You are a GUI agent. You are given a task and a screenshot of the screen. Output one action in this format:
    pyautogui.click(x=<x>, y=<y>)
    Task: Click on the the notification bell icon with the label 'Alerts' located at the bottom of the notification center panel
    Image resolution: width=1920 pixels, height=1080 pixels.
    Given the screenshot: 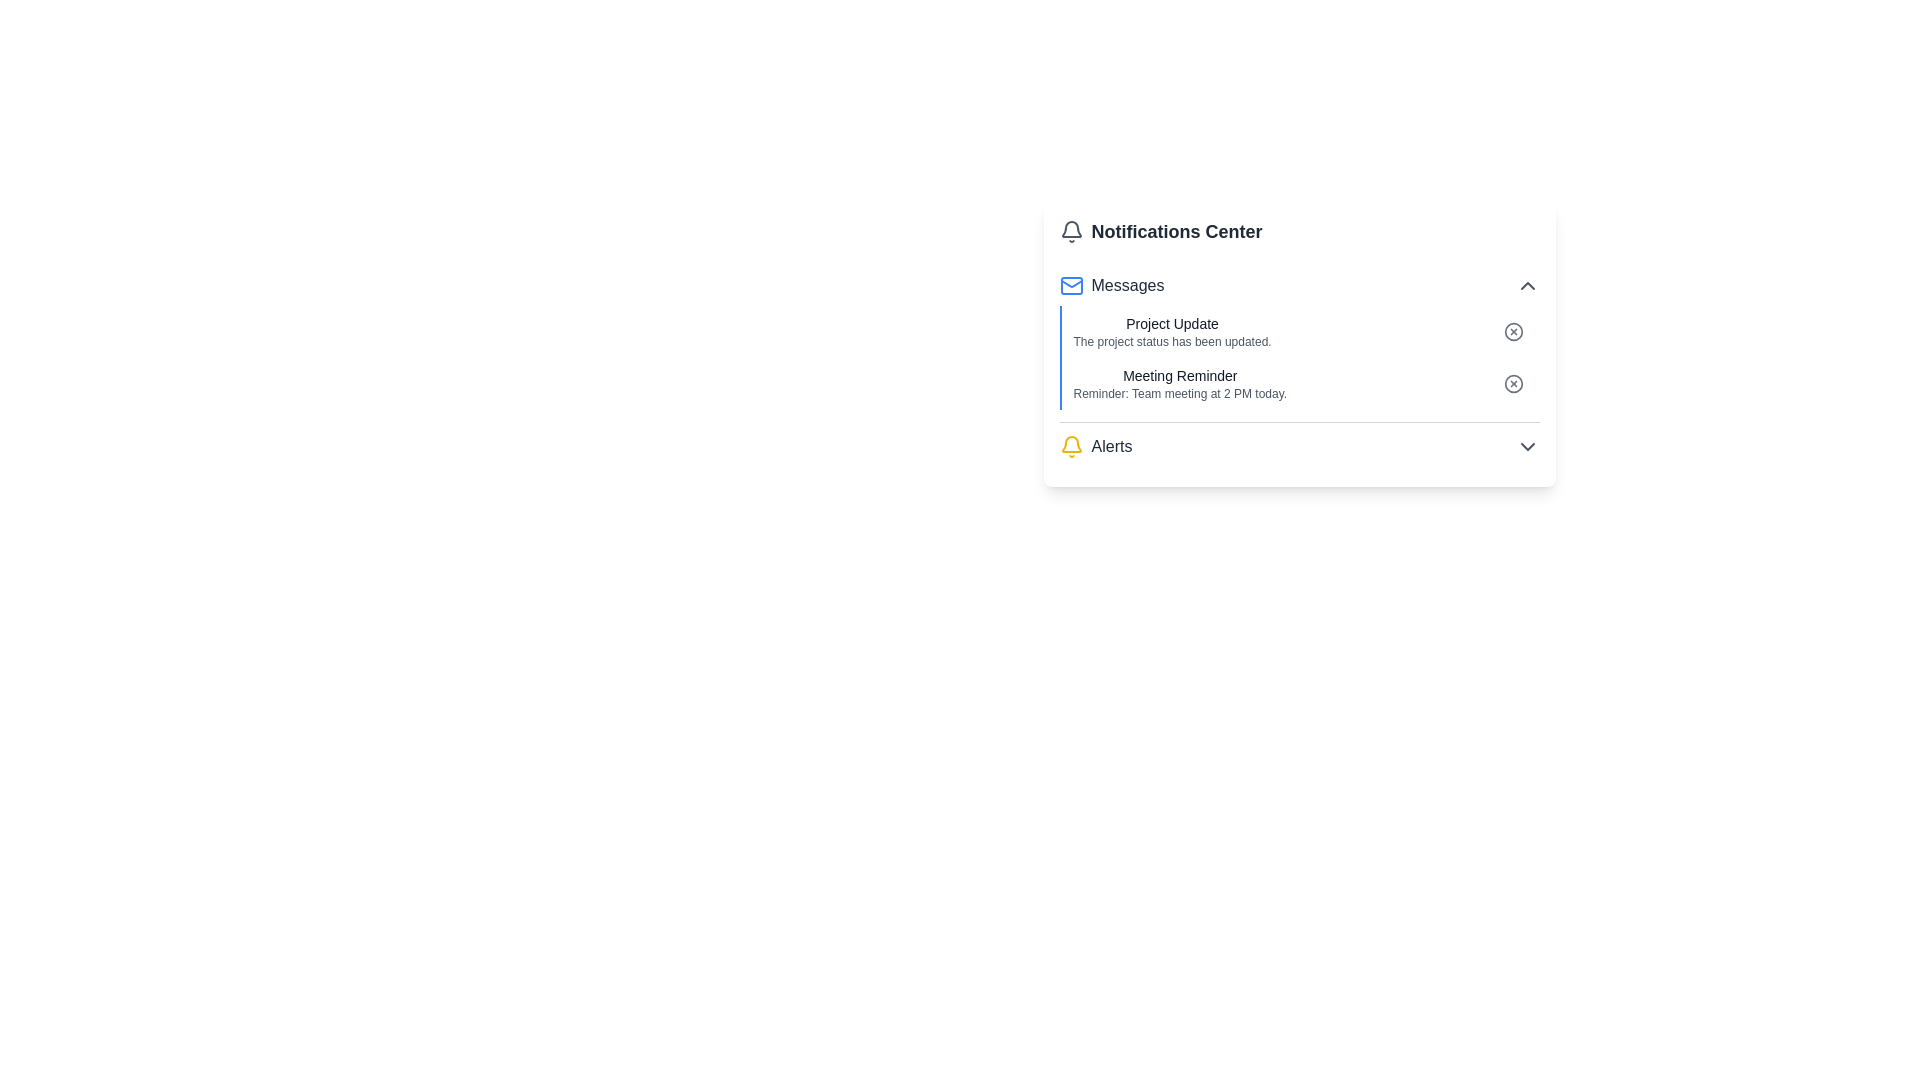 What is the action you would take?
    pyautogui.click(x=1094, y=446)
    